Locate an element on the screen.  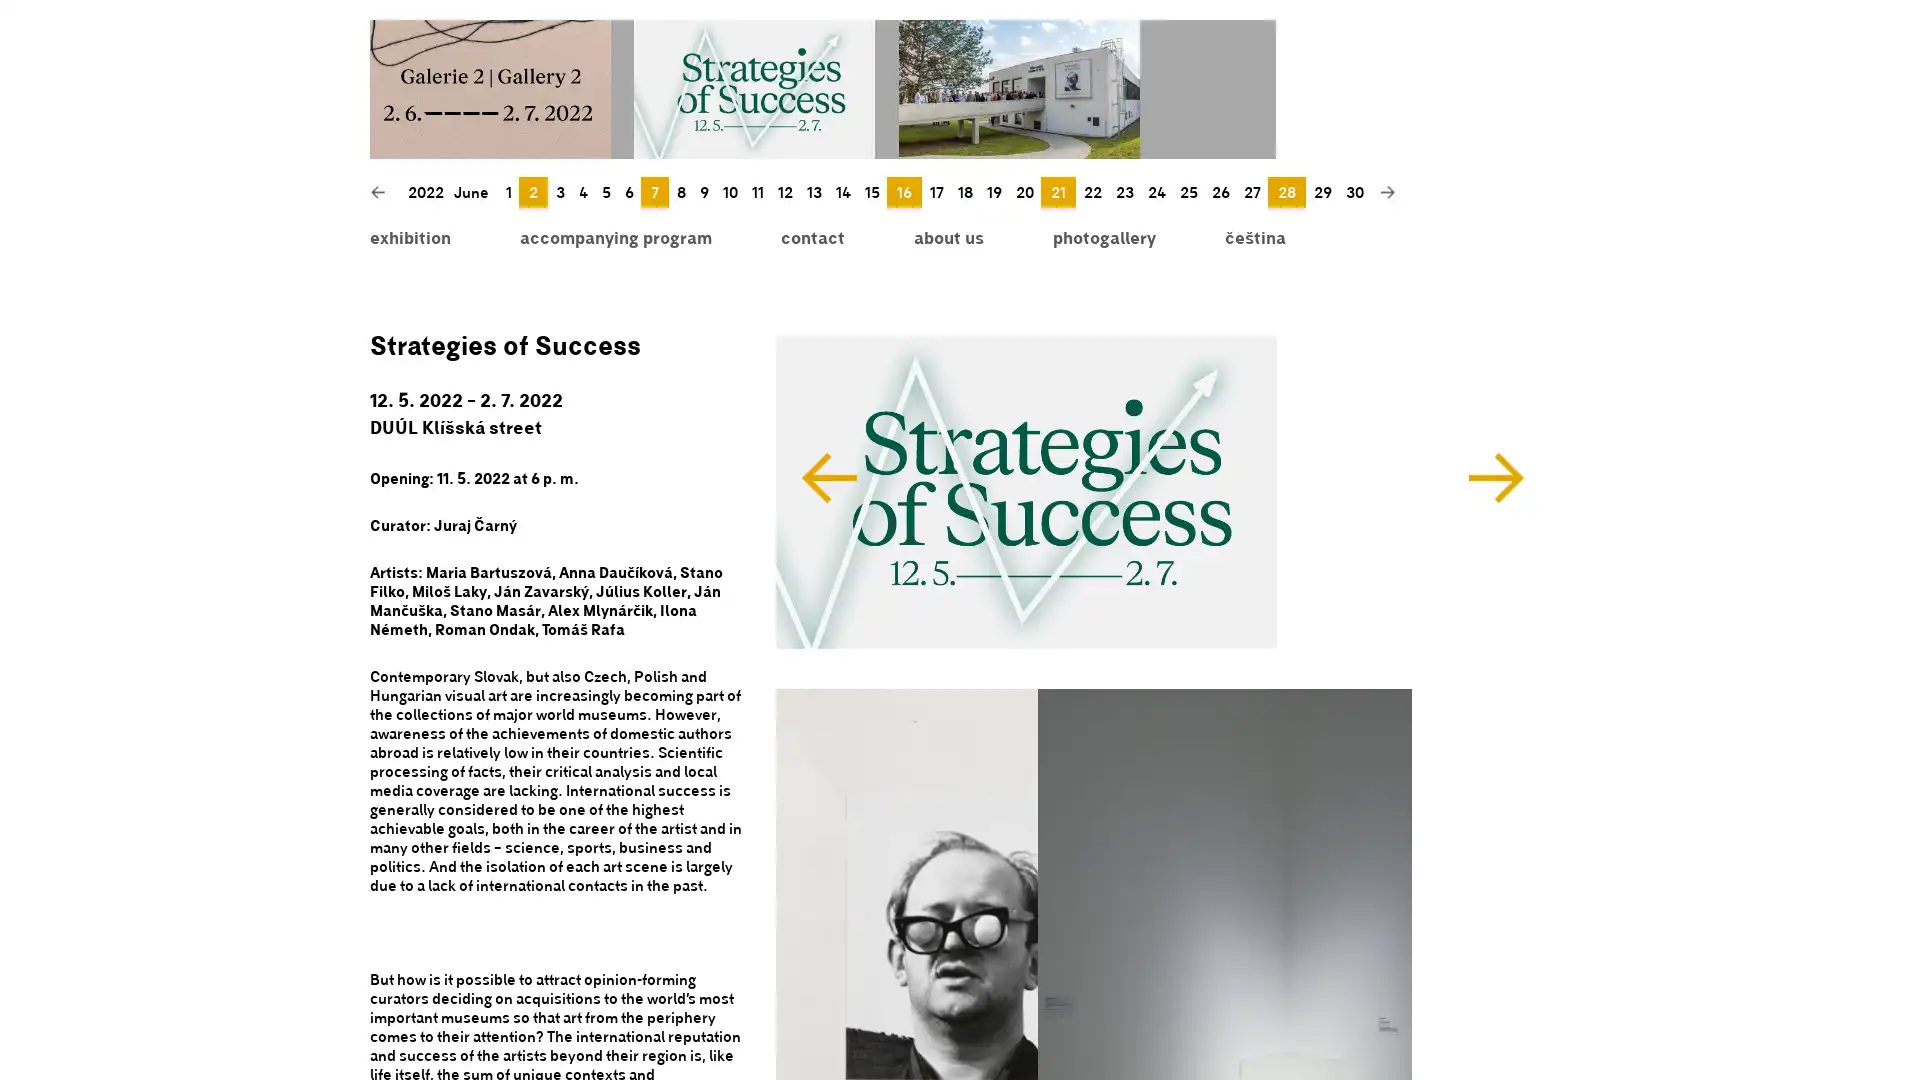
Previous is located at coordinates (828, 641).